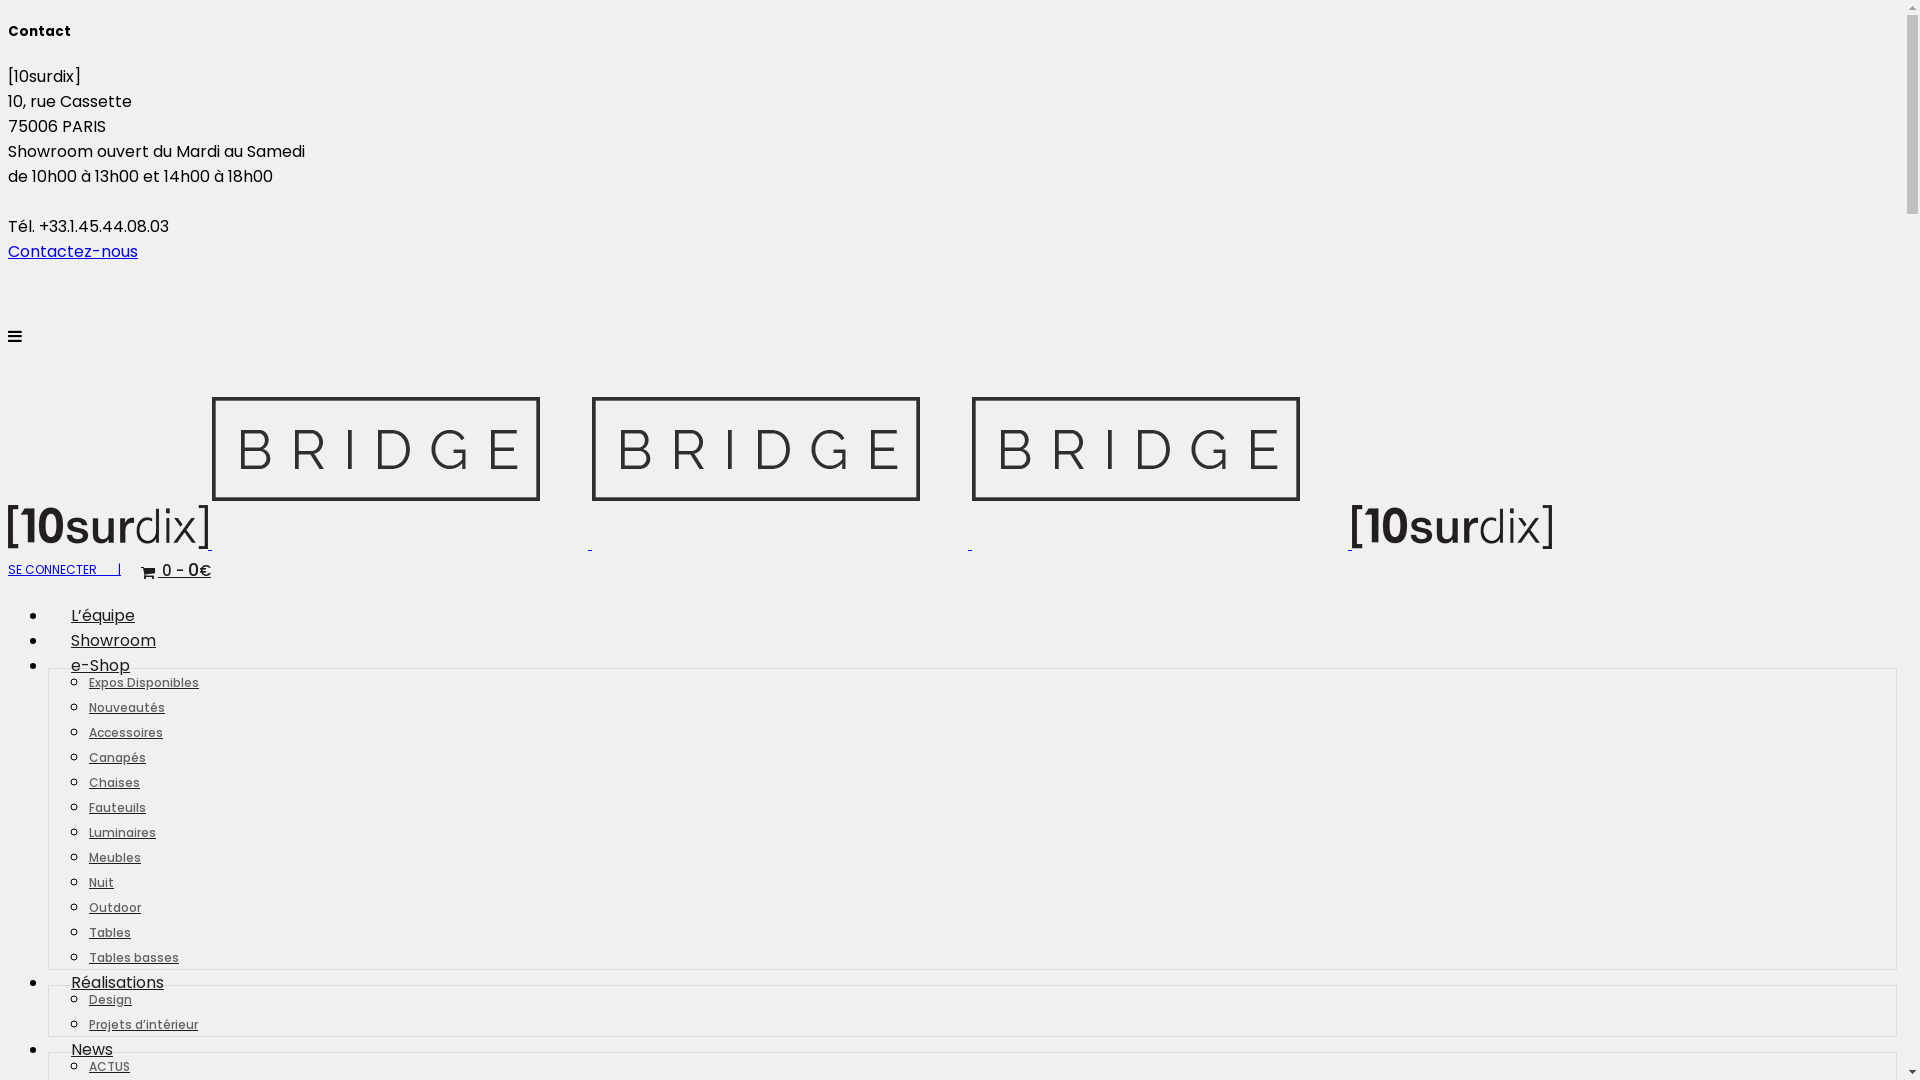  I want to click on 'Showroom', so click(112, 640).